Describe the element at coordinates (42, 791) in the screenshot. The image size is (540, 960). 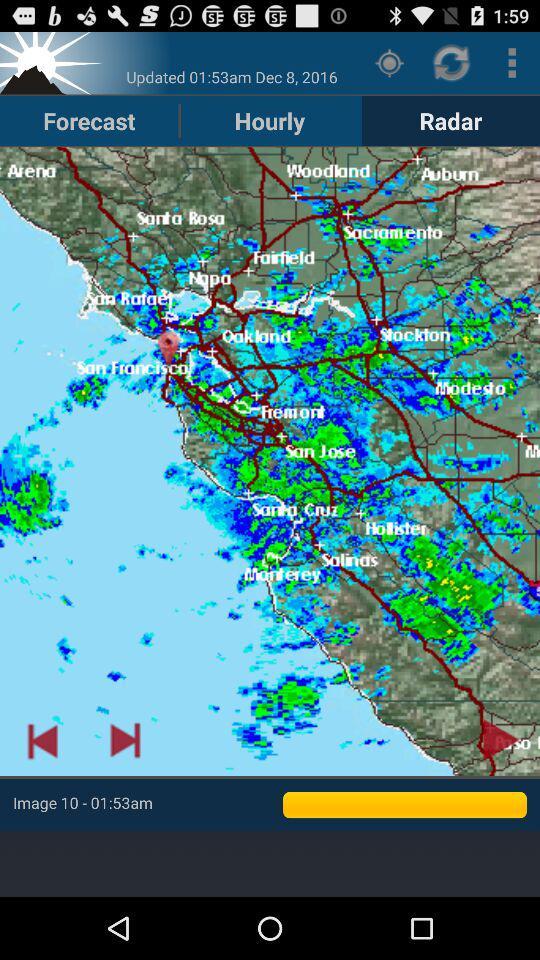
I see `the skip_previous icon` at that location.